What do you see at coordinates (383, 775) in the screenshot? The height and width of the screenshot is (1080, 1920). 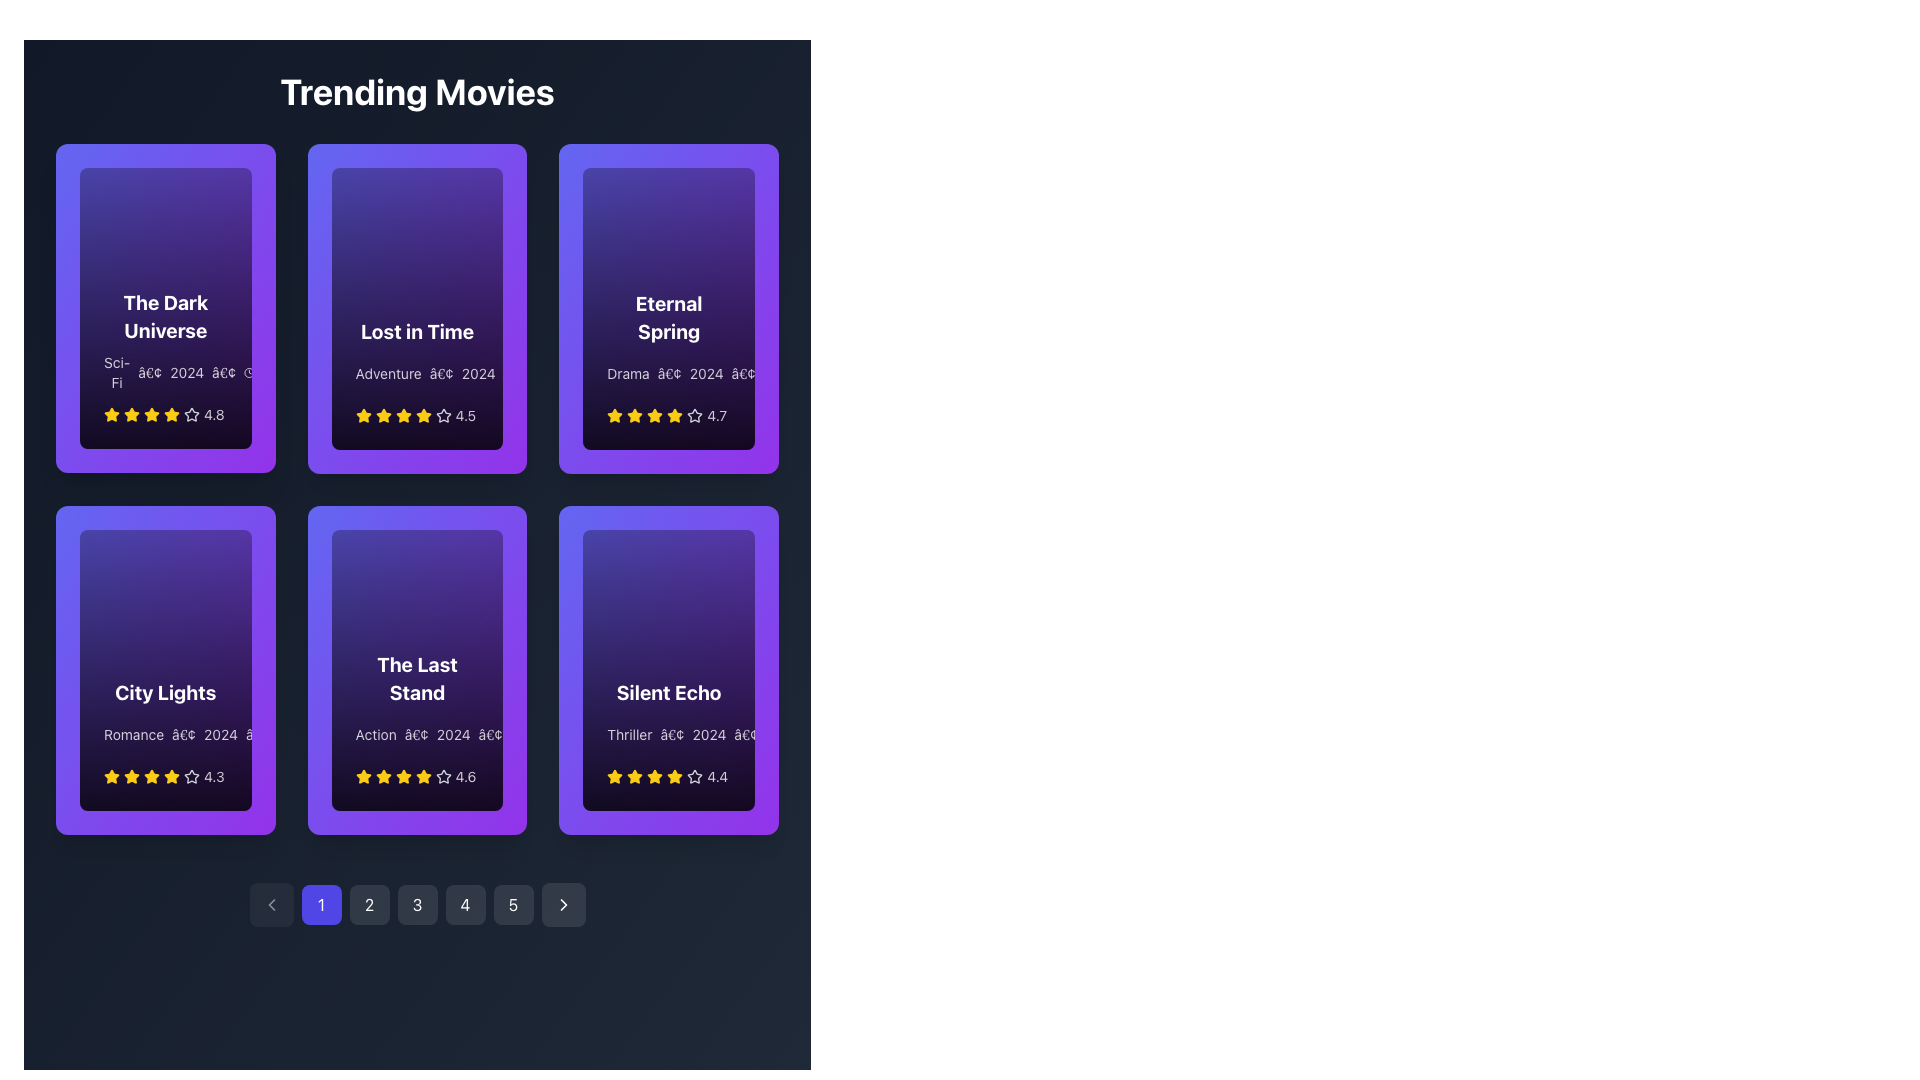 I see `the fourth yellow star icon in the rating system for 'The Last Stand' movie card located in the 'Trending Movies' section` at bounding box center [383, 775].